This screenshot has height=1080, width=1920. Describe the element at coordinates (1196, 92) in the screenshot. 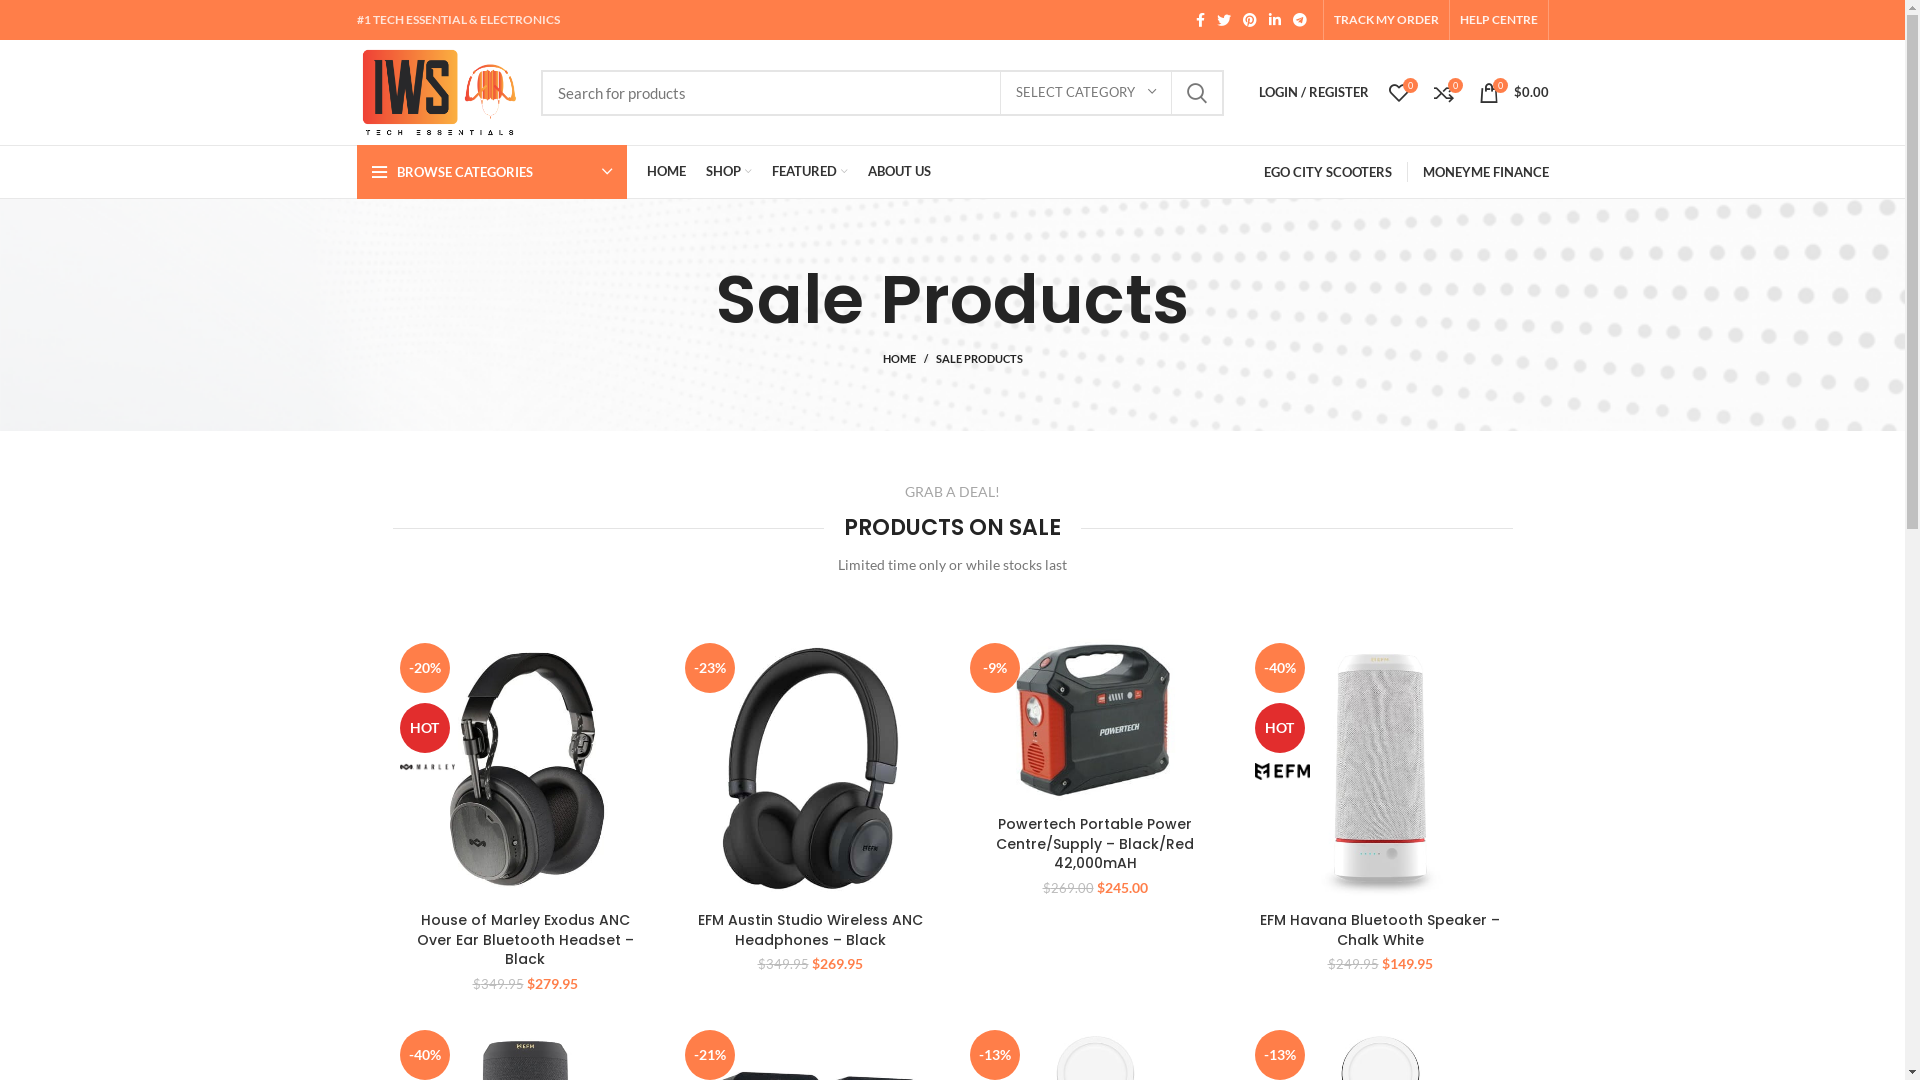

I see `'SEARCH'` at that location.